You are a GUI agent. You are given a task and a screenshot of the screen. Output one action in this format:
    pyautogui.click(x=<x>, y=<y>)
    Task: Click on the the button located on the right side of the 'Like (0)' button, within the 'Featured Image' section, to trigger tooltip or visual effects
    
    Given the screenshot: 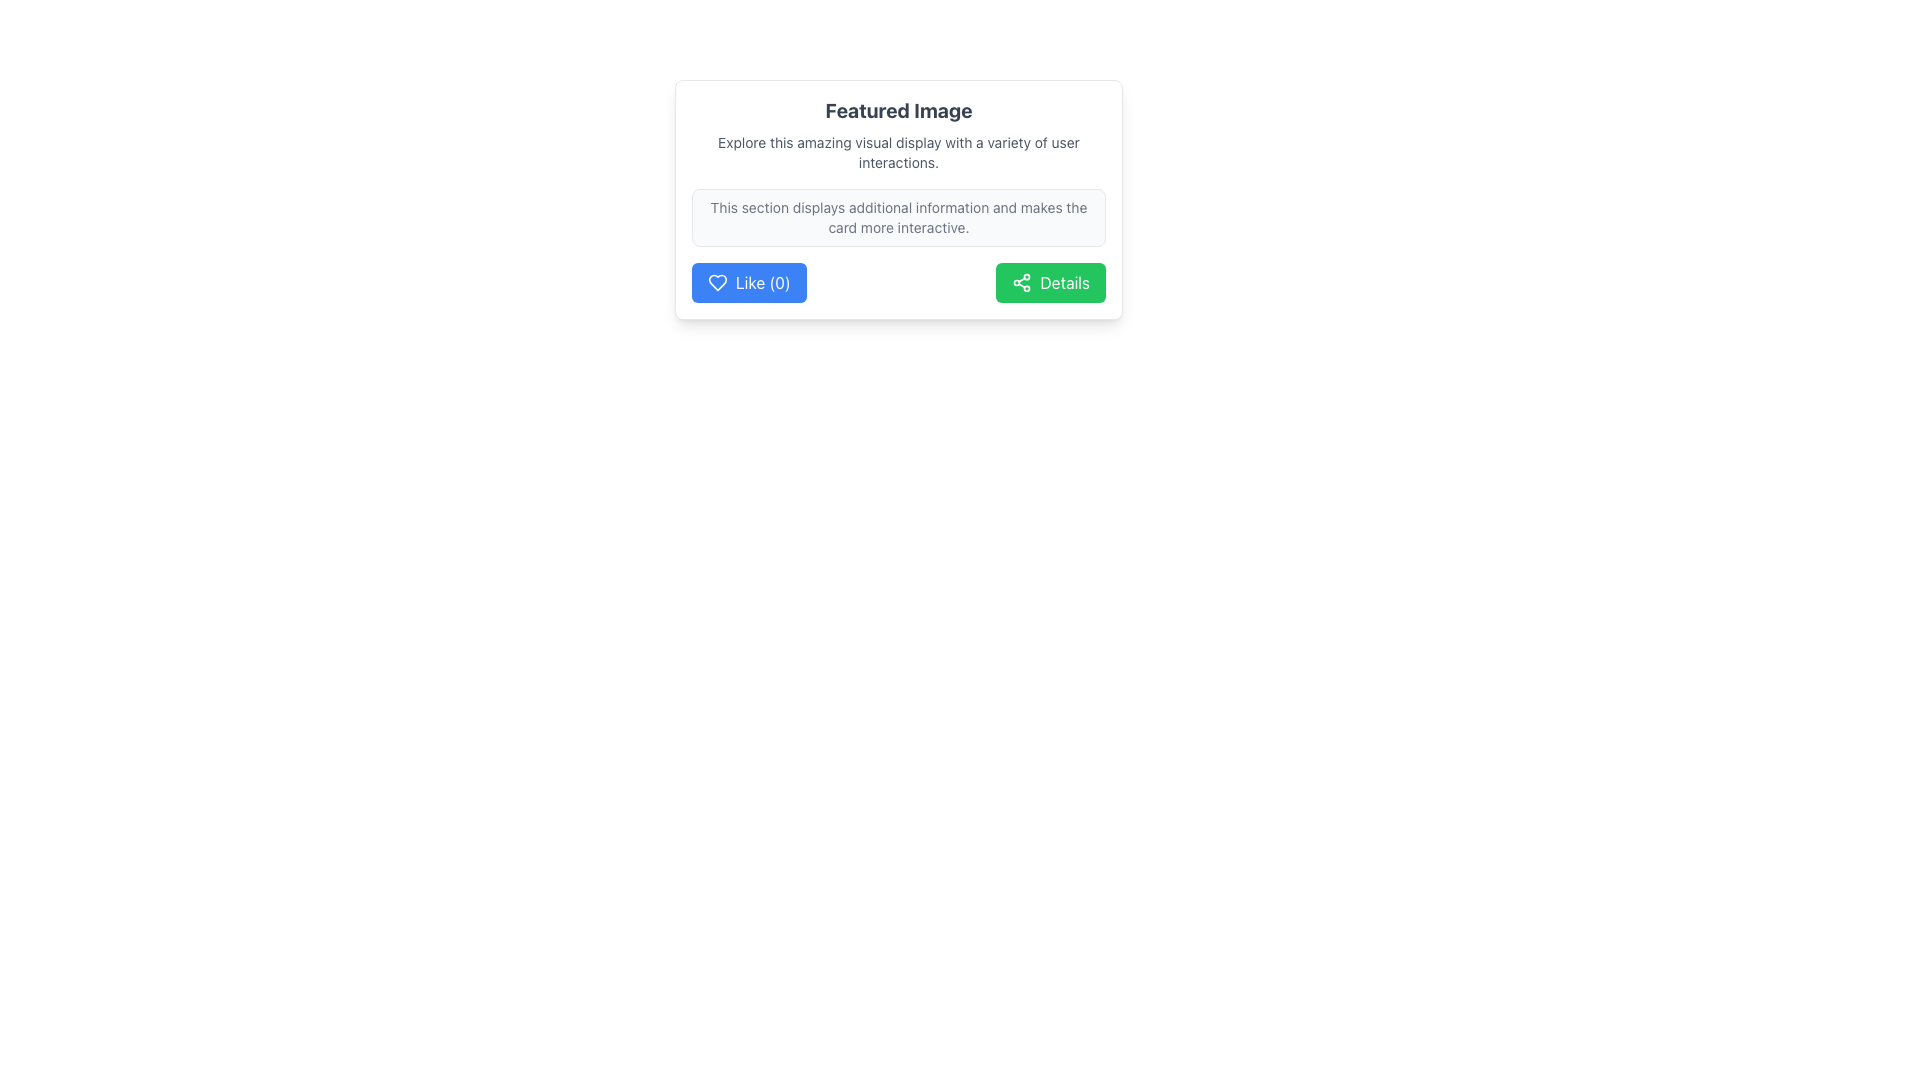 What is the action you would take?
    pyautogui.click(x=1050, y=282)
    